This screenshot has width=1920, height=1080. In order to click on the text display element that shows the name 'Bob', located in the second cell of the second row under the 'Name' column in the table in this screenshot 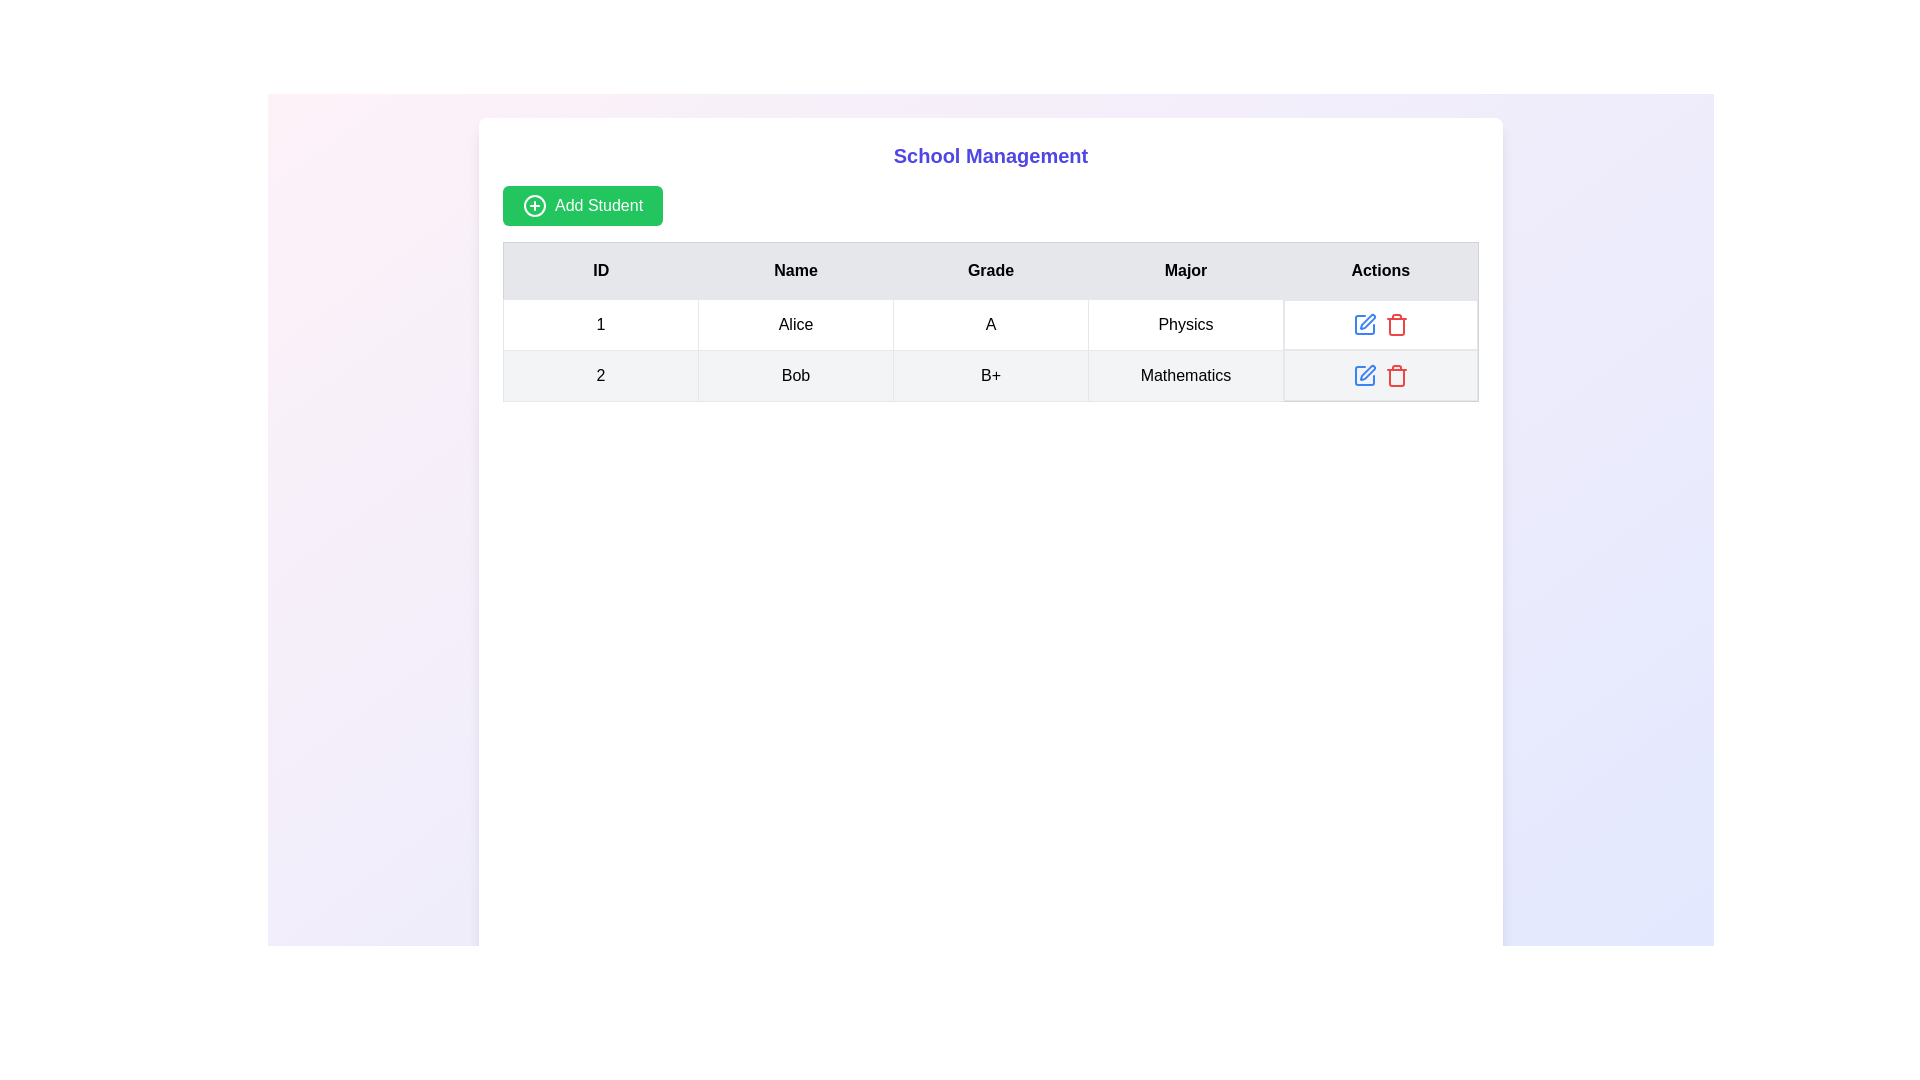, I will do `click(795, 374)`.